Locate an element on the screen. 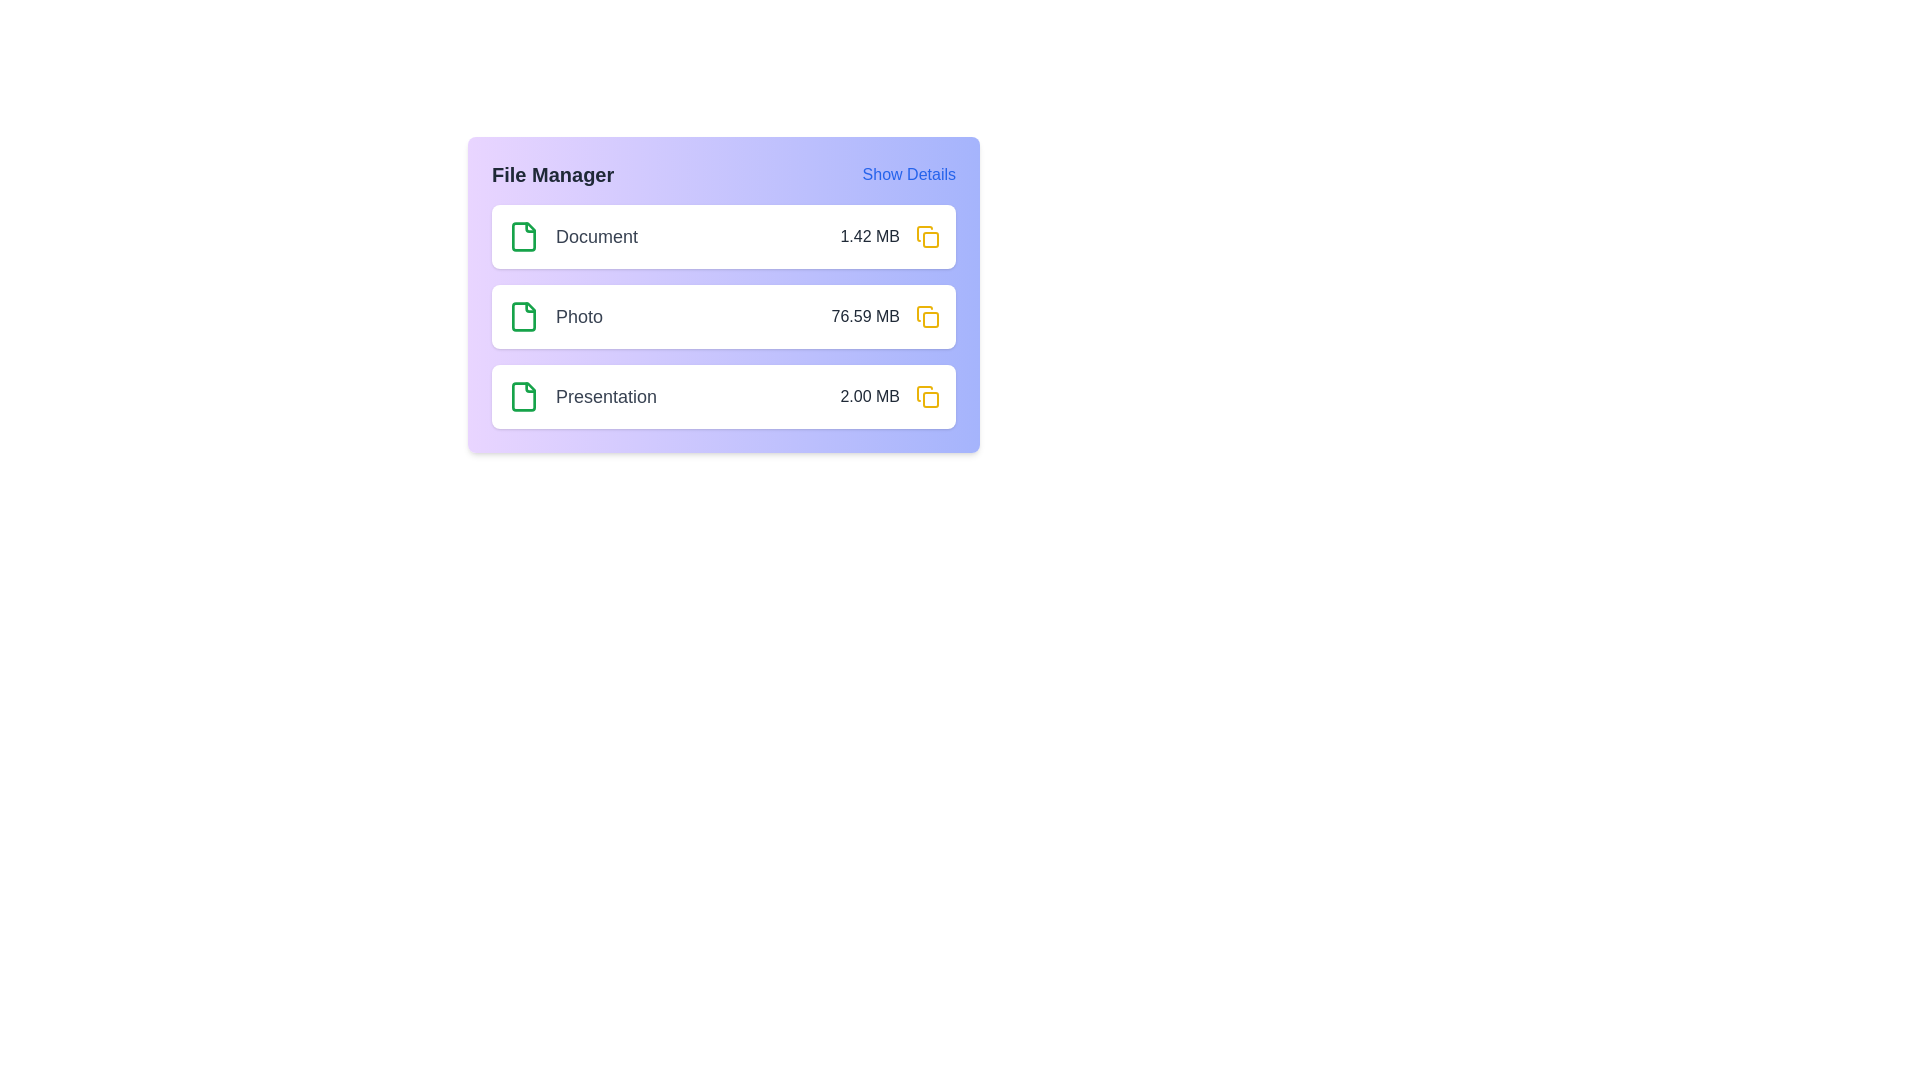  text label displaying the file name 'Photo' in the File Manager list, which is the second entry between 'Document' and 'Presentation' is located at coordinates (578, 315).